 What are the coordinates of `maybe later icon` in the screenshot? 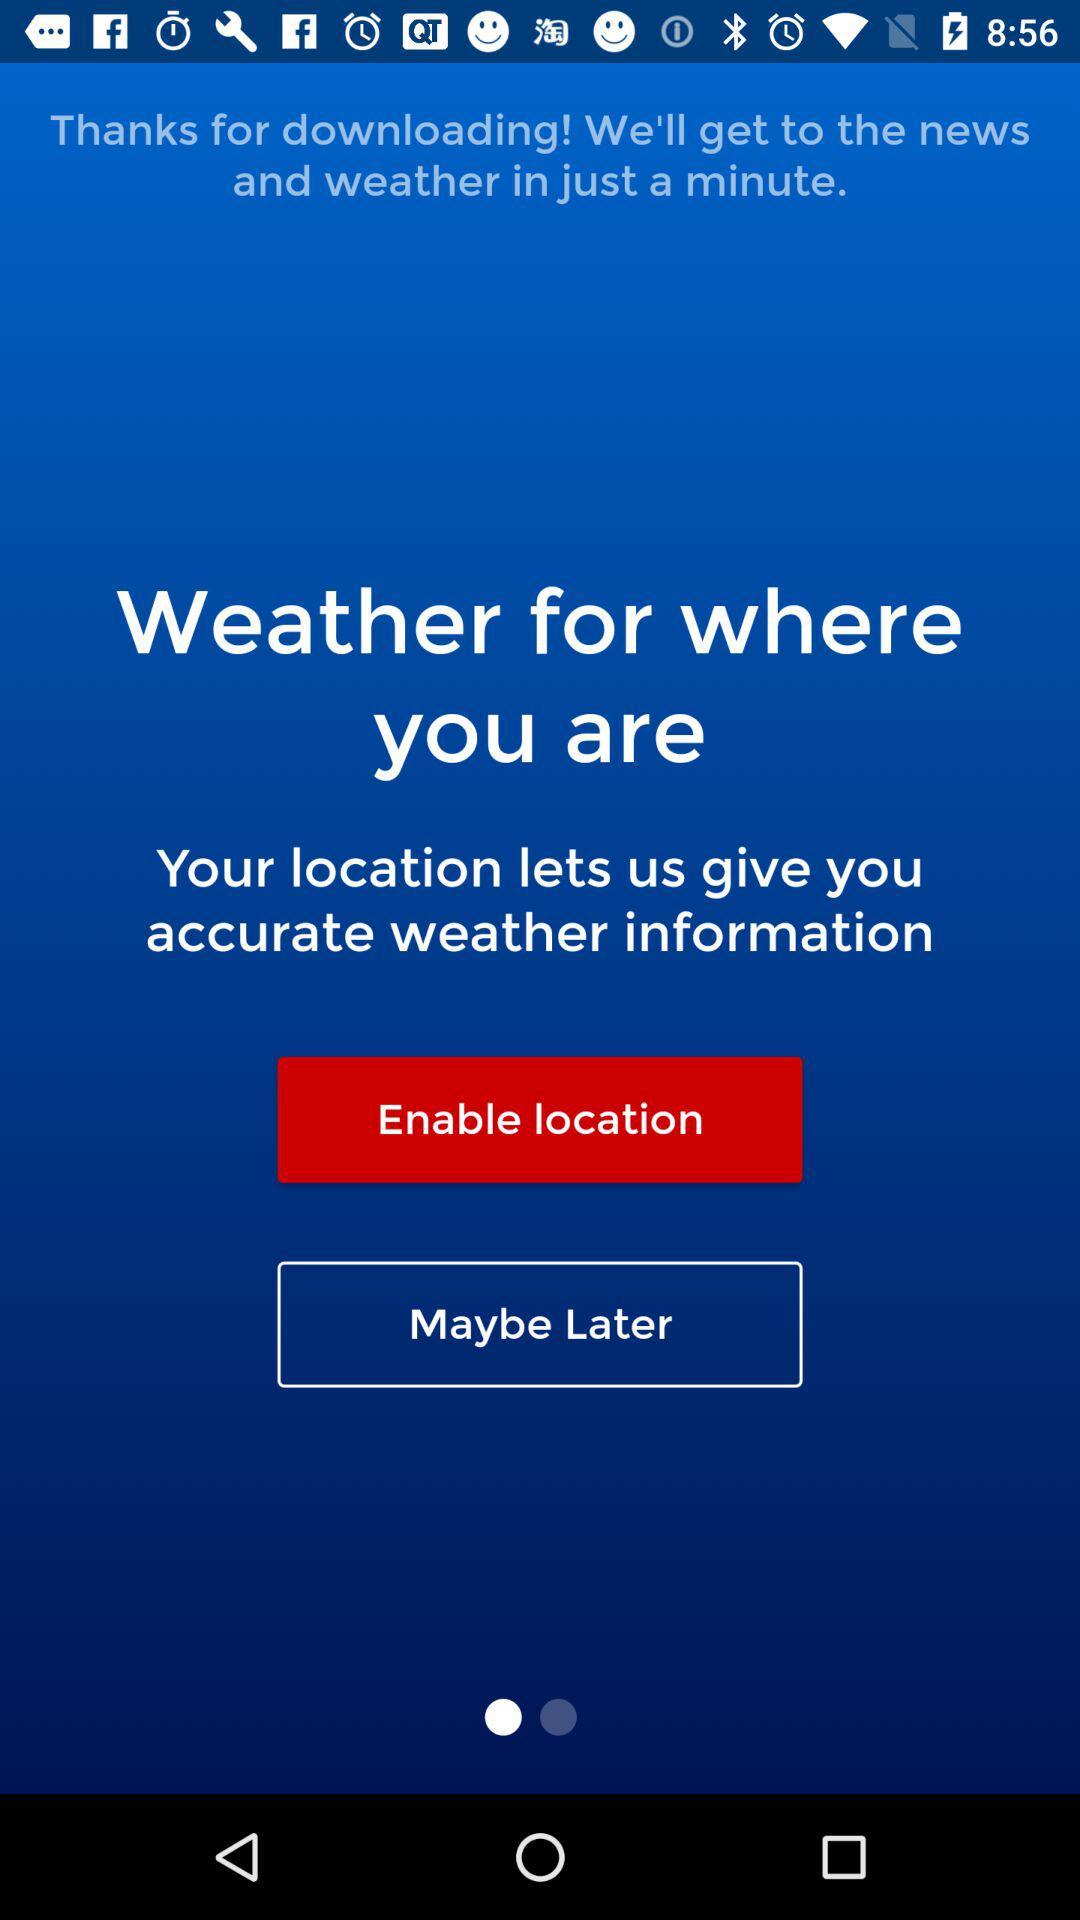 It's located at (540, 1324).